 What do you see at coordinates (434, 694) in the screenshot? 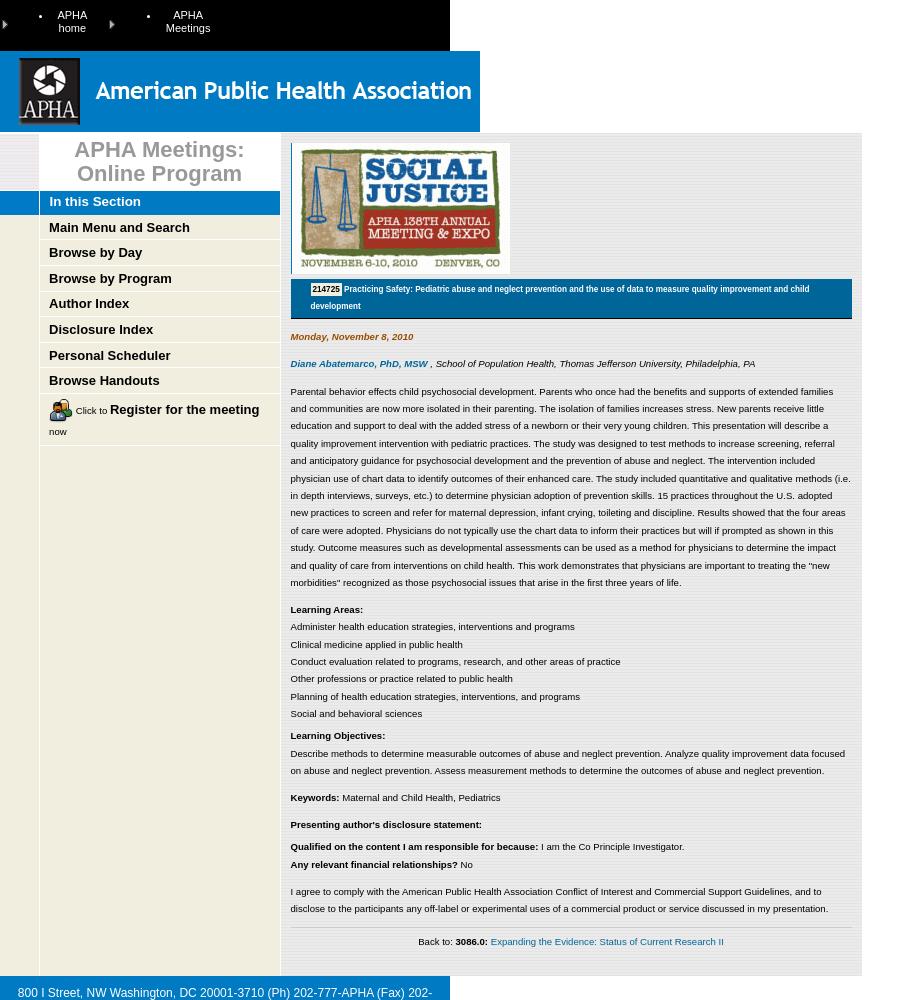
I see `'Planning of health education strategies, interventions, and programs'` at bounding box center [434, 694].